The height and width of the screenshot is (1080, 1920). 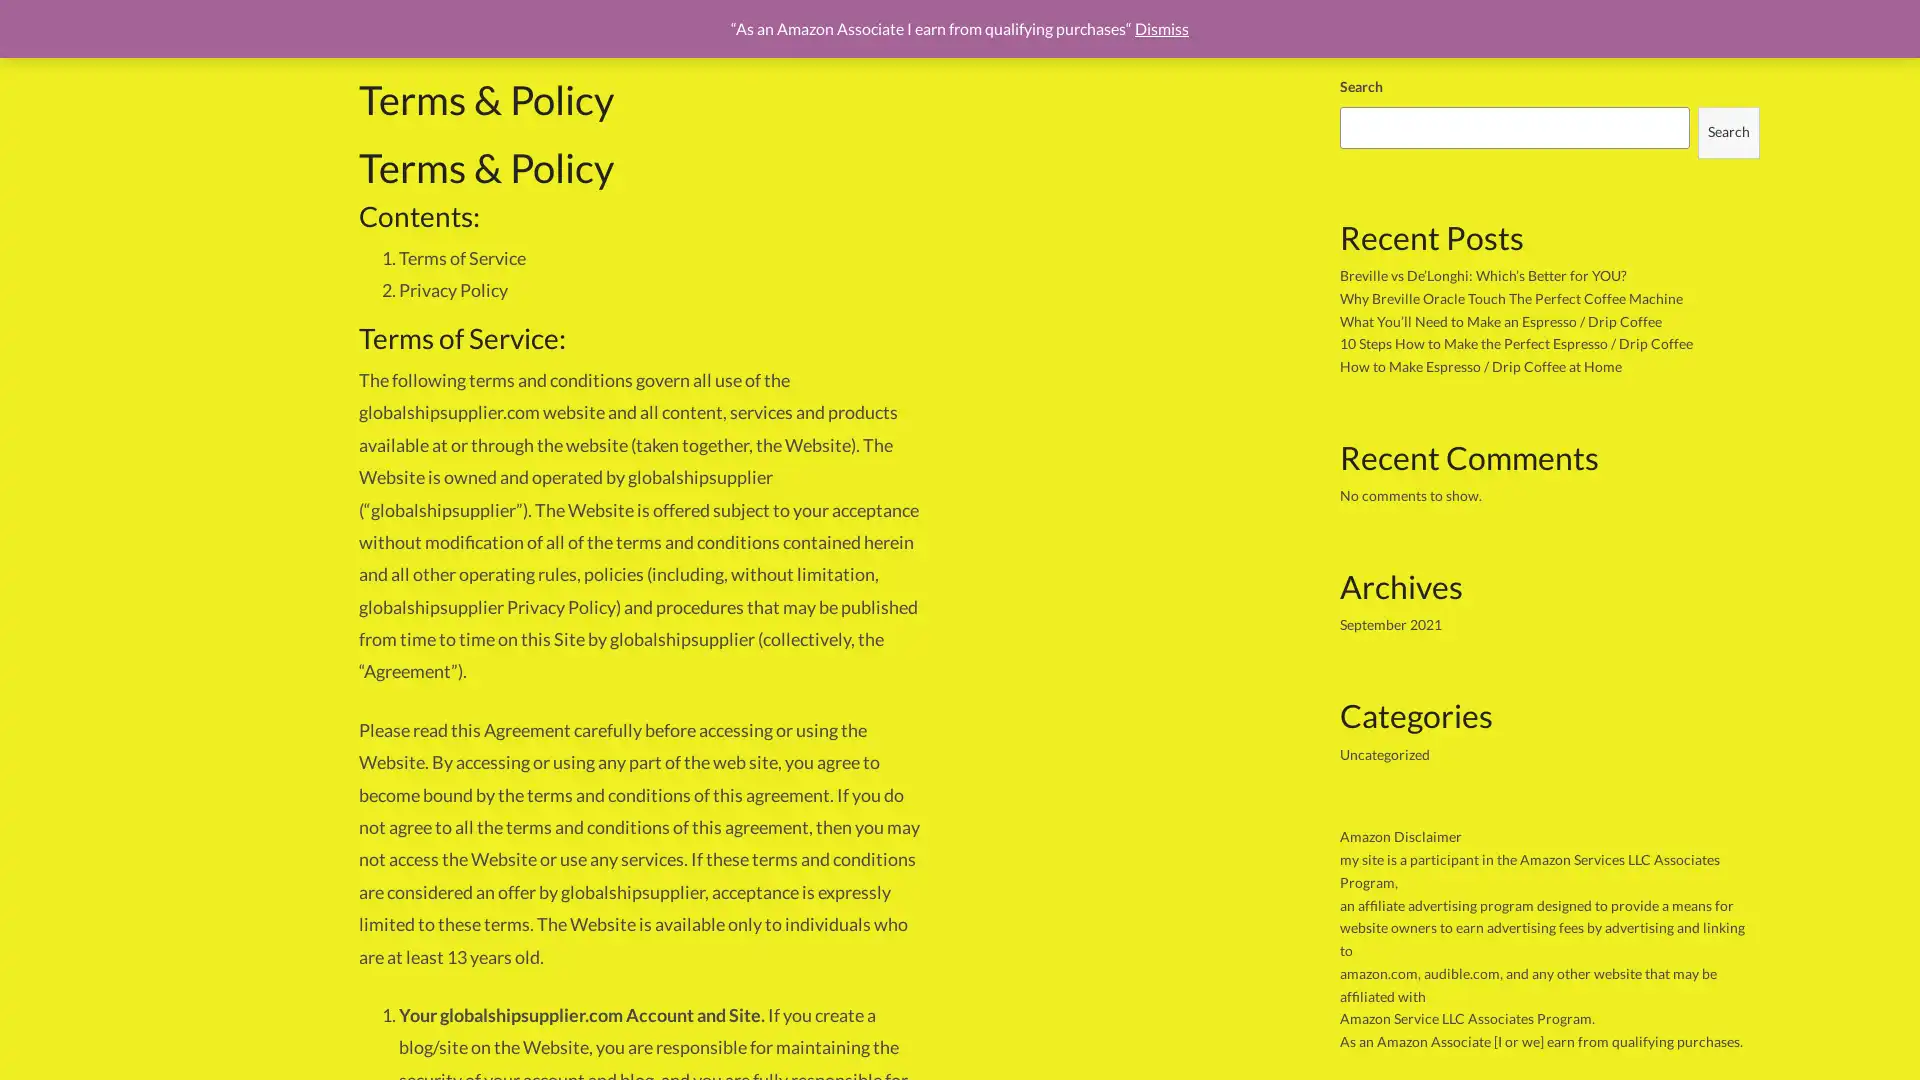 What do you see at coordinates (1727, 131) in the screenshot?
I see `Search` at bounding box center [1727, 131].